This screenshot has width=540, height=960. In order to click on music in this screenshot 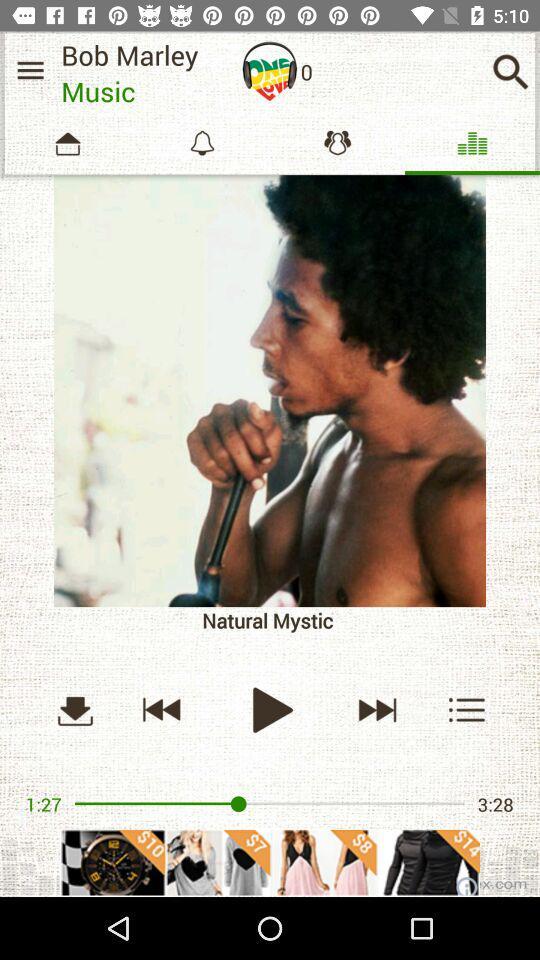, I will do `click(269, 709)`.